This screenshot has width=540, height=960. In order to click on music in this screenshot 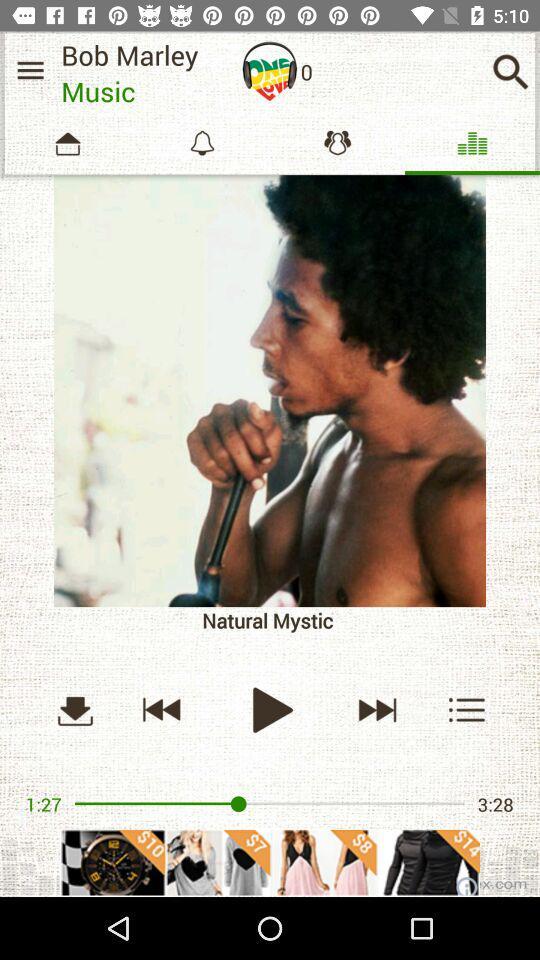, I will do `click(269, 709)`.